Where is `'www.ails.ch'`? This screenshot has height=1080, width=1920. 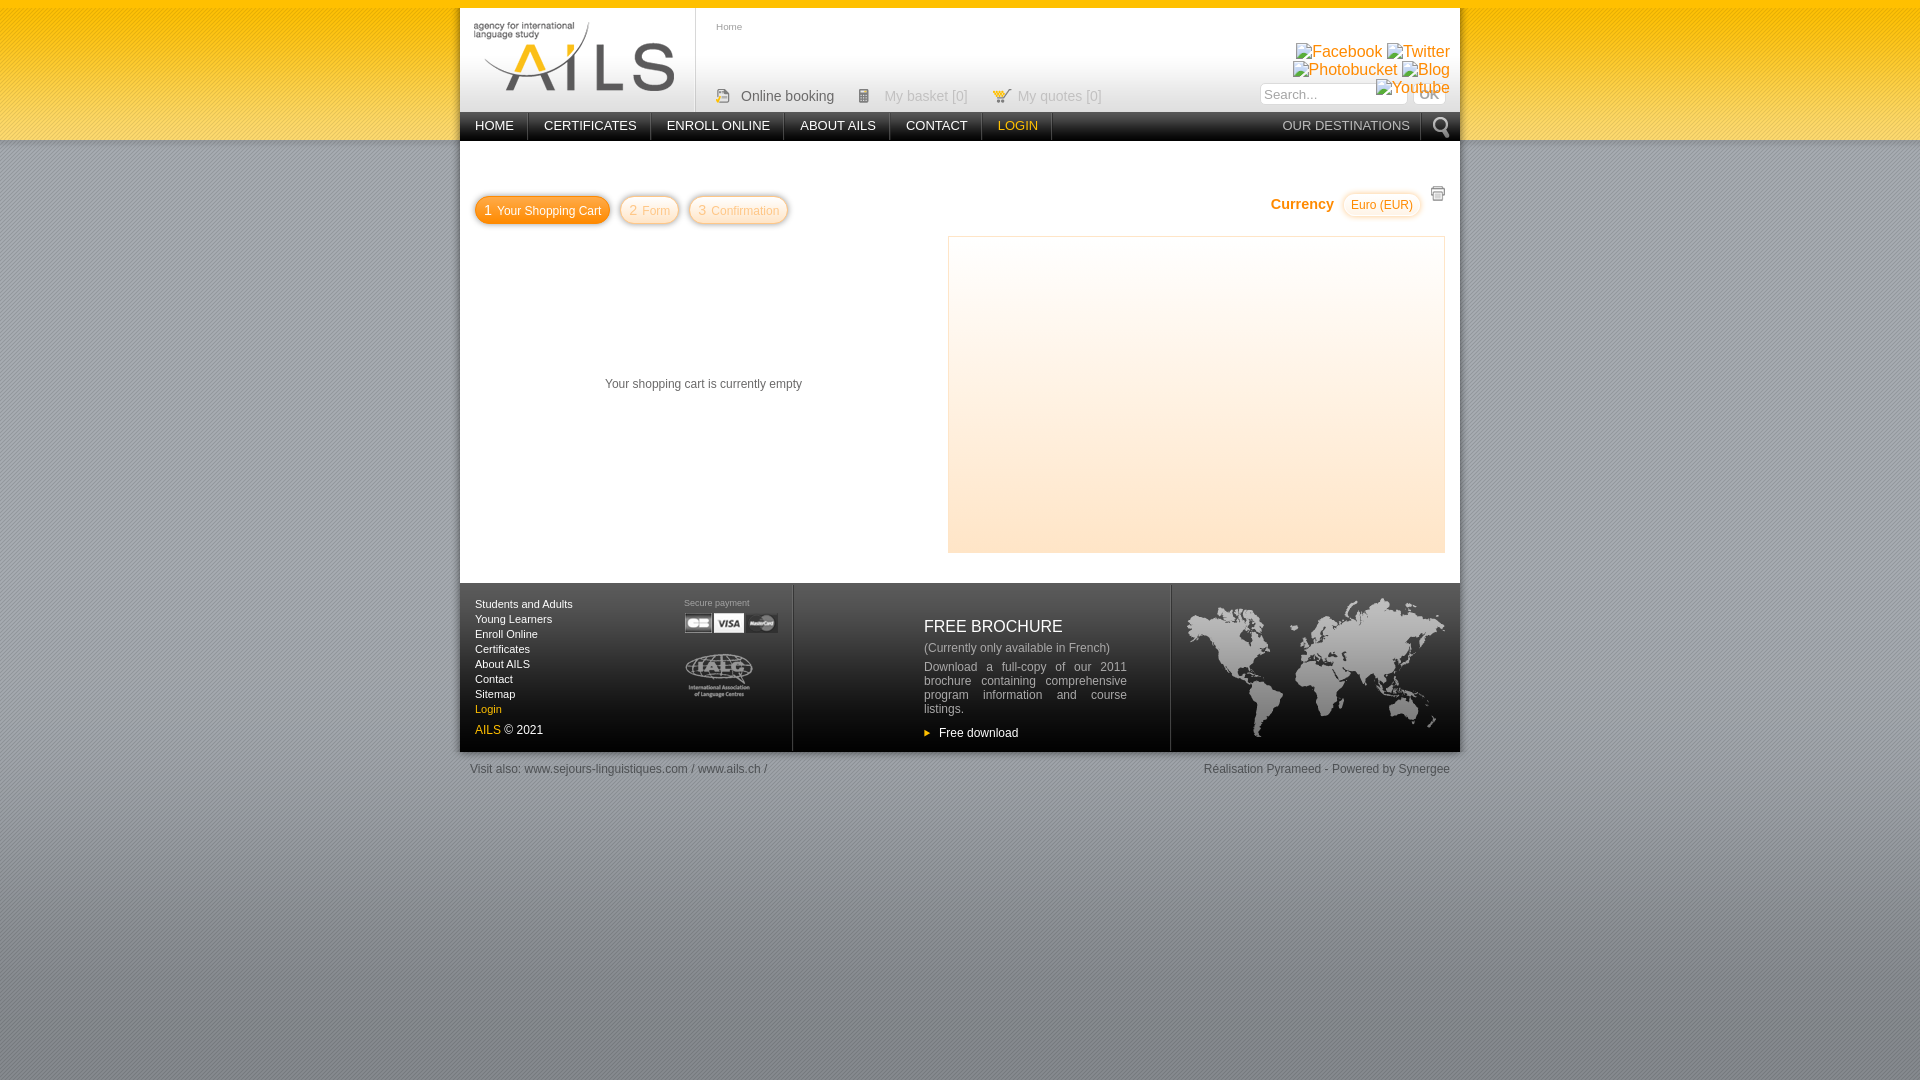
'www.ails.ch' is located at coordinates (728, 767).